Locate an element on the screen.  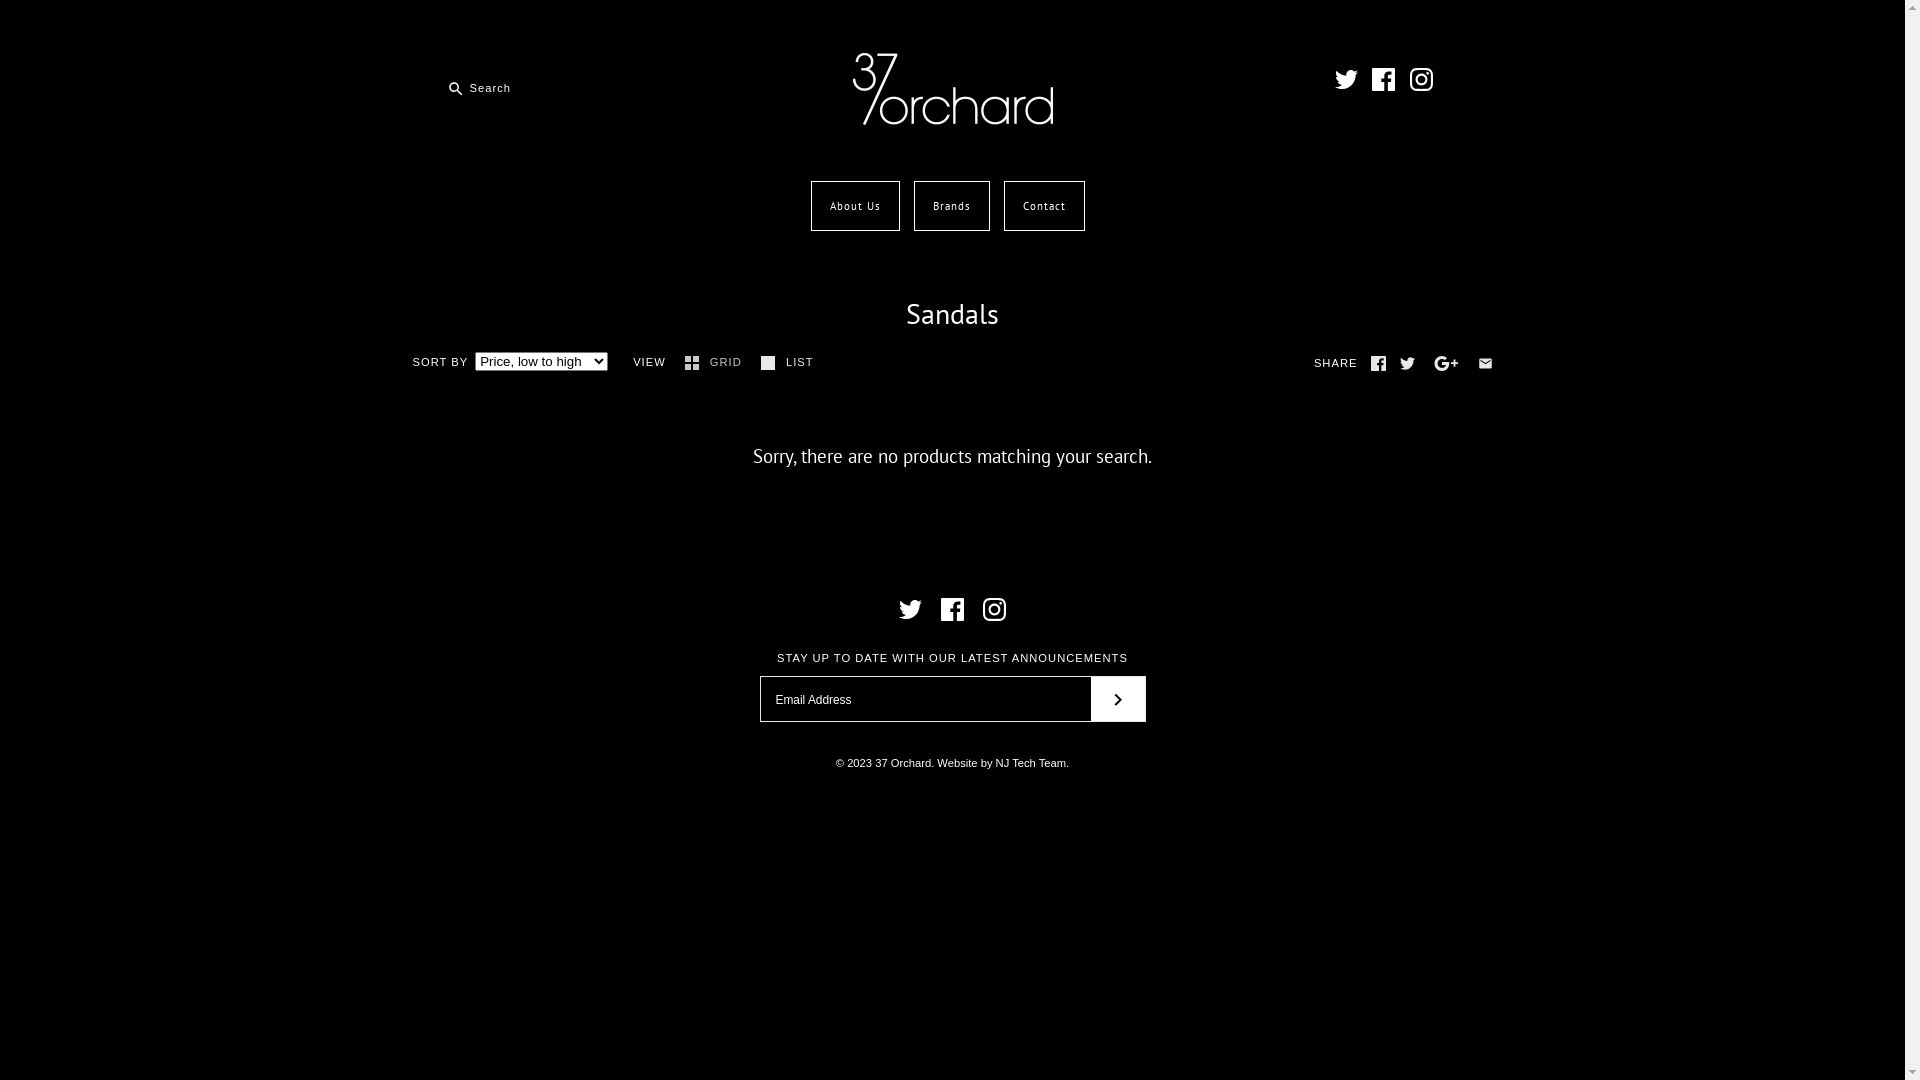
'Email' is located at coordinates (1485, 363).